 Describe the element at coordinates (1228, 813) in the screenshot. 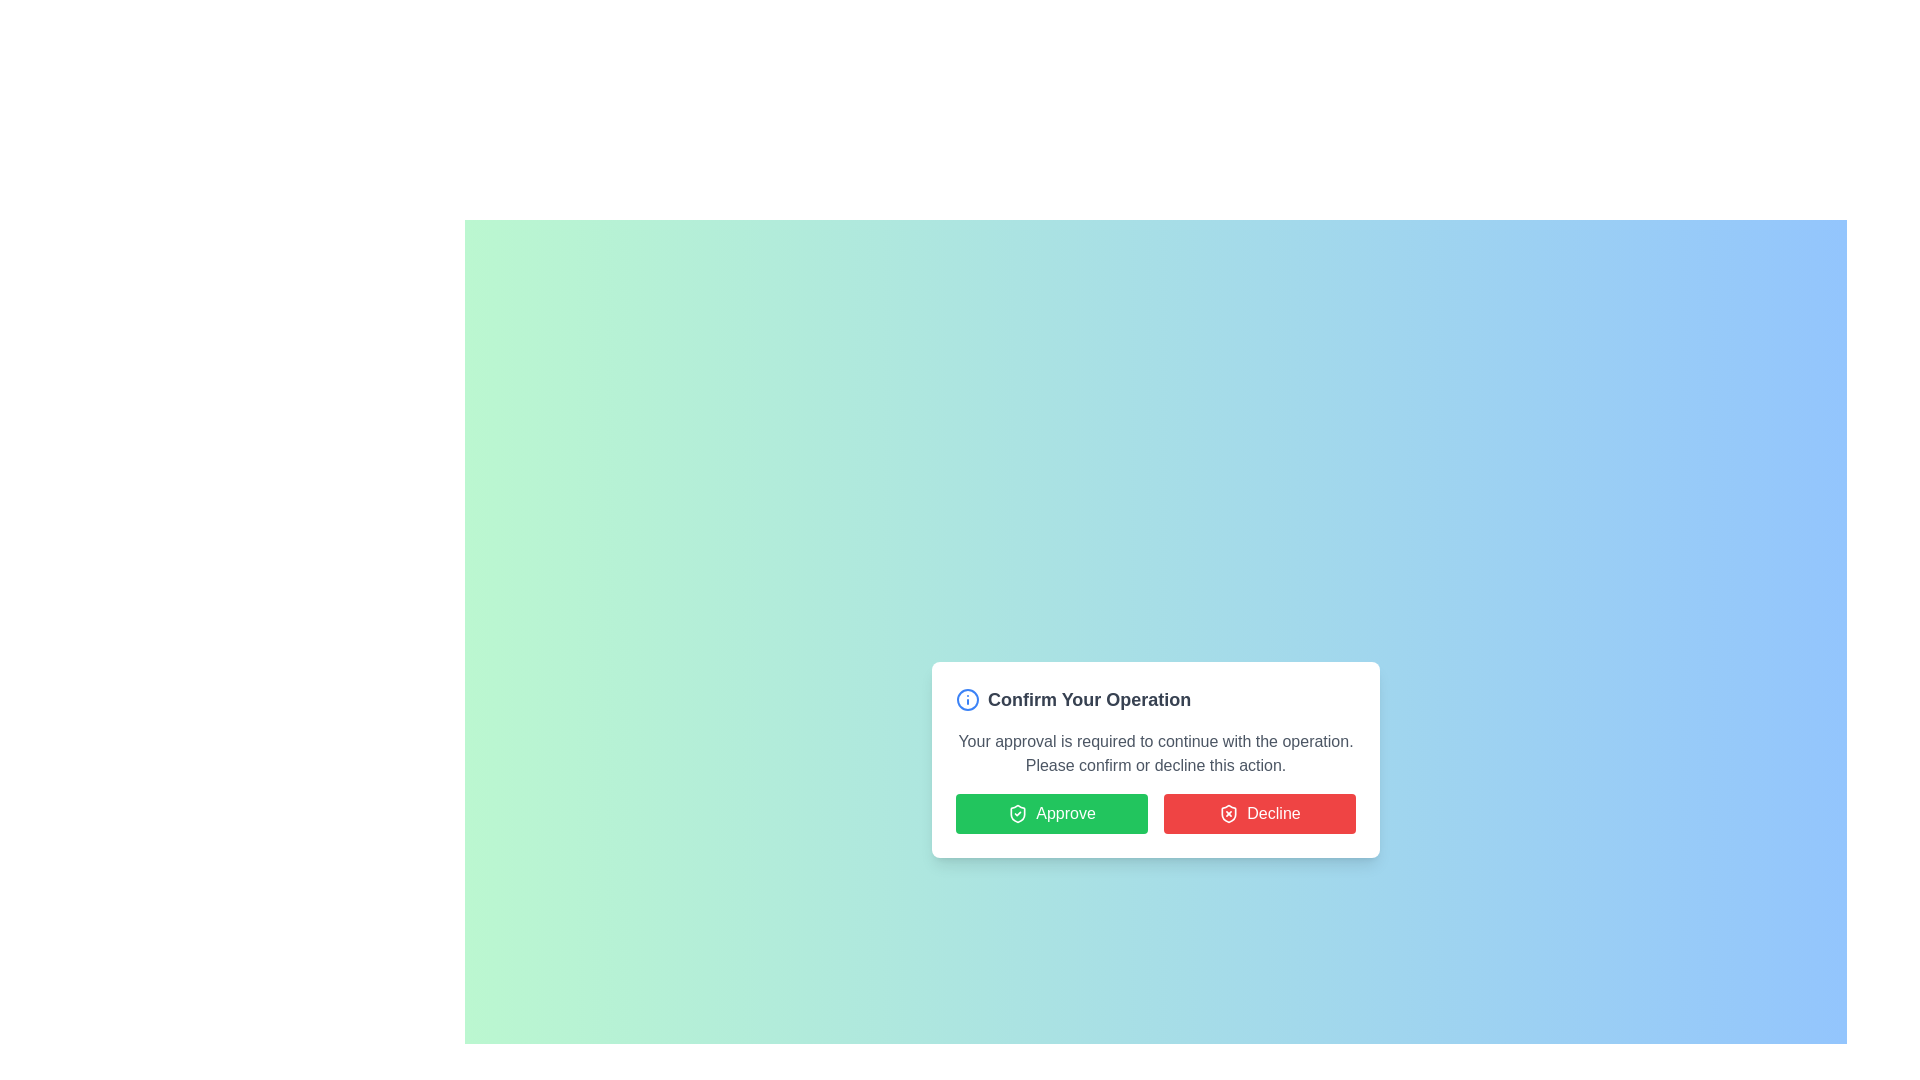

I see `the Decorative icon representing the decline action within the Decline button at the bottom-right of the confirmation dialog window` at that location.